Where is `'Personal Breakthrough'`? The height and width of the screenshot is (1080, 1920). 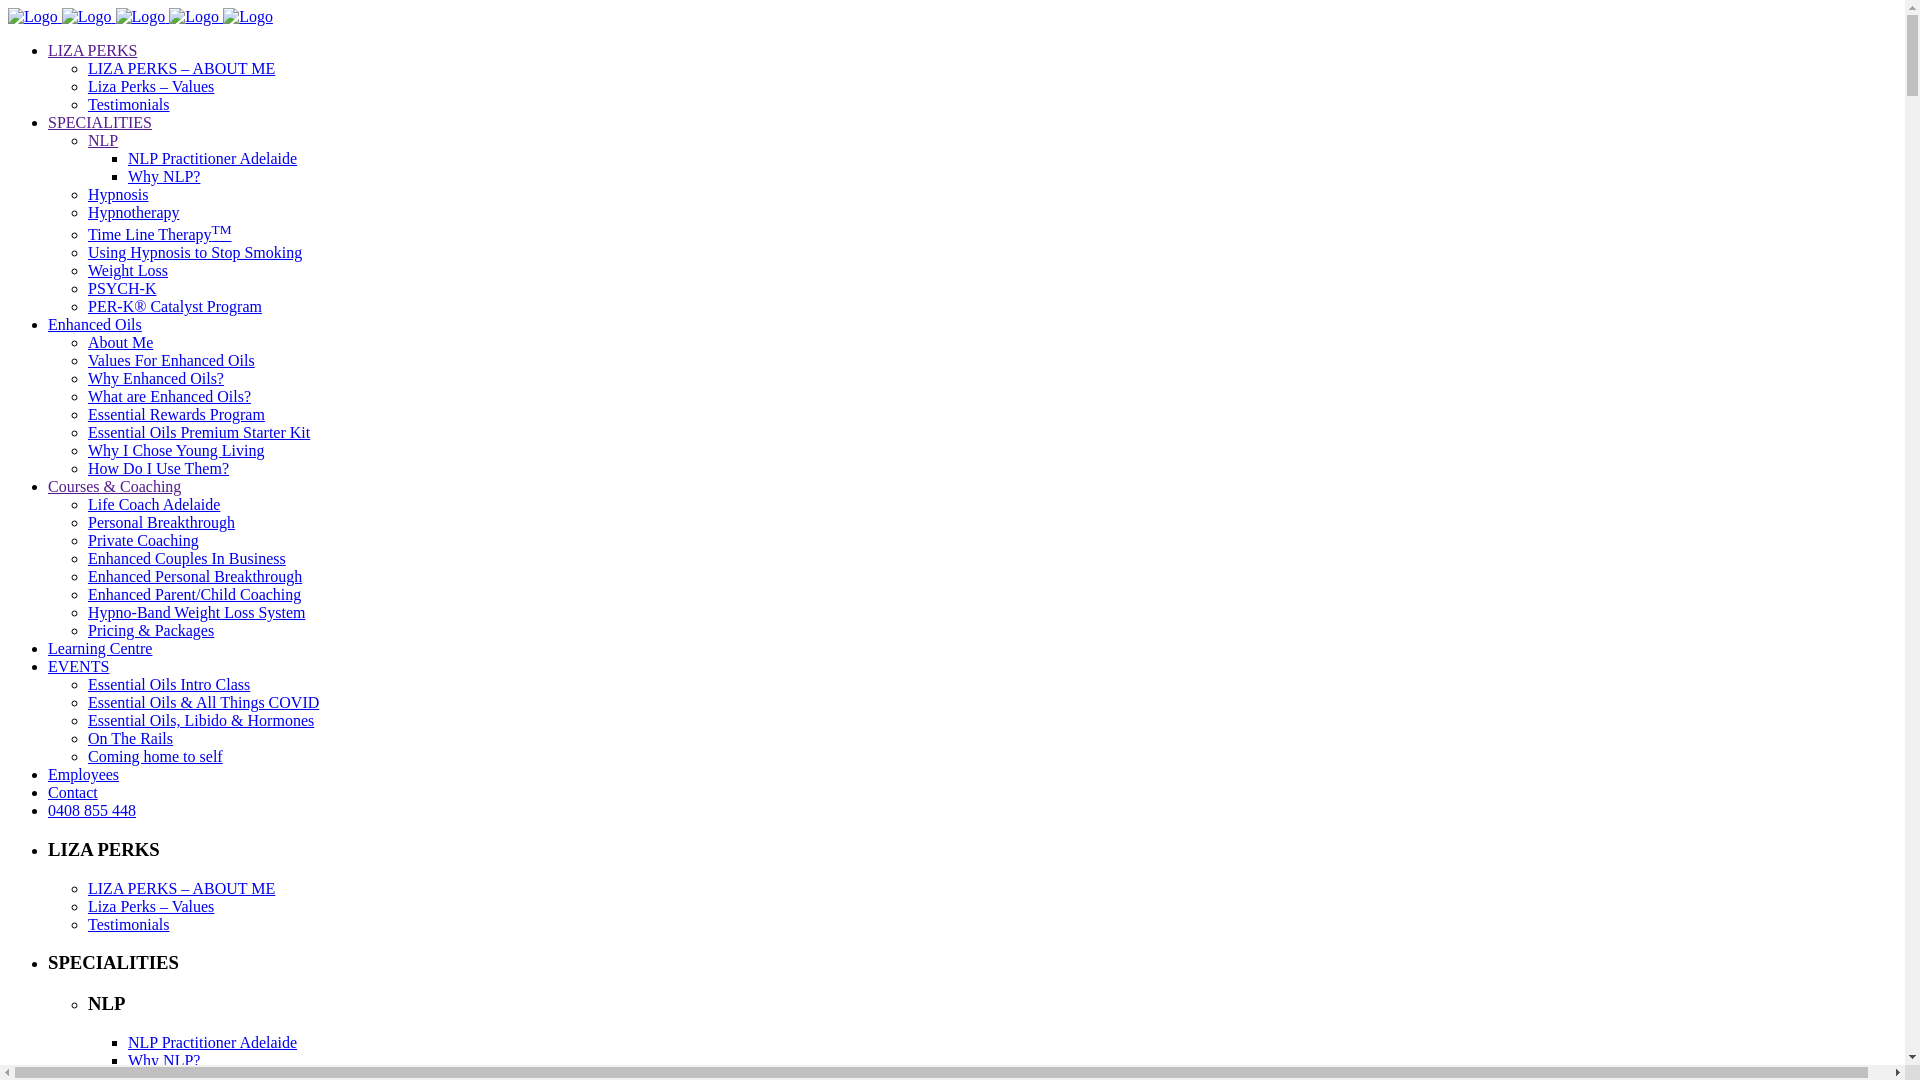
'Personal Breakthrough' is located at coordinates (161, 521).